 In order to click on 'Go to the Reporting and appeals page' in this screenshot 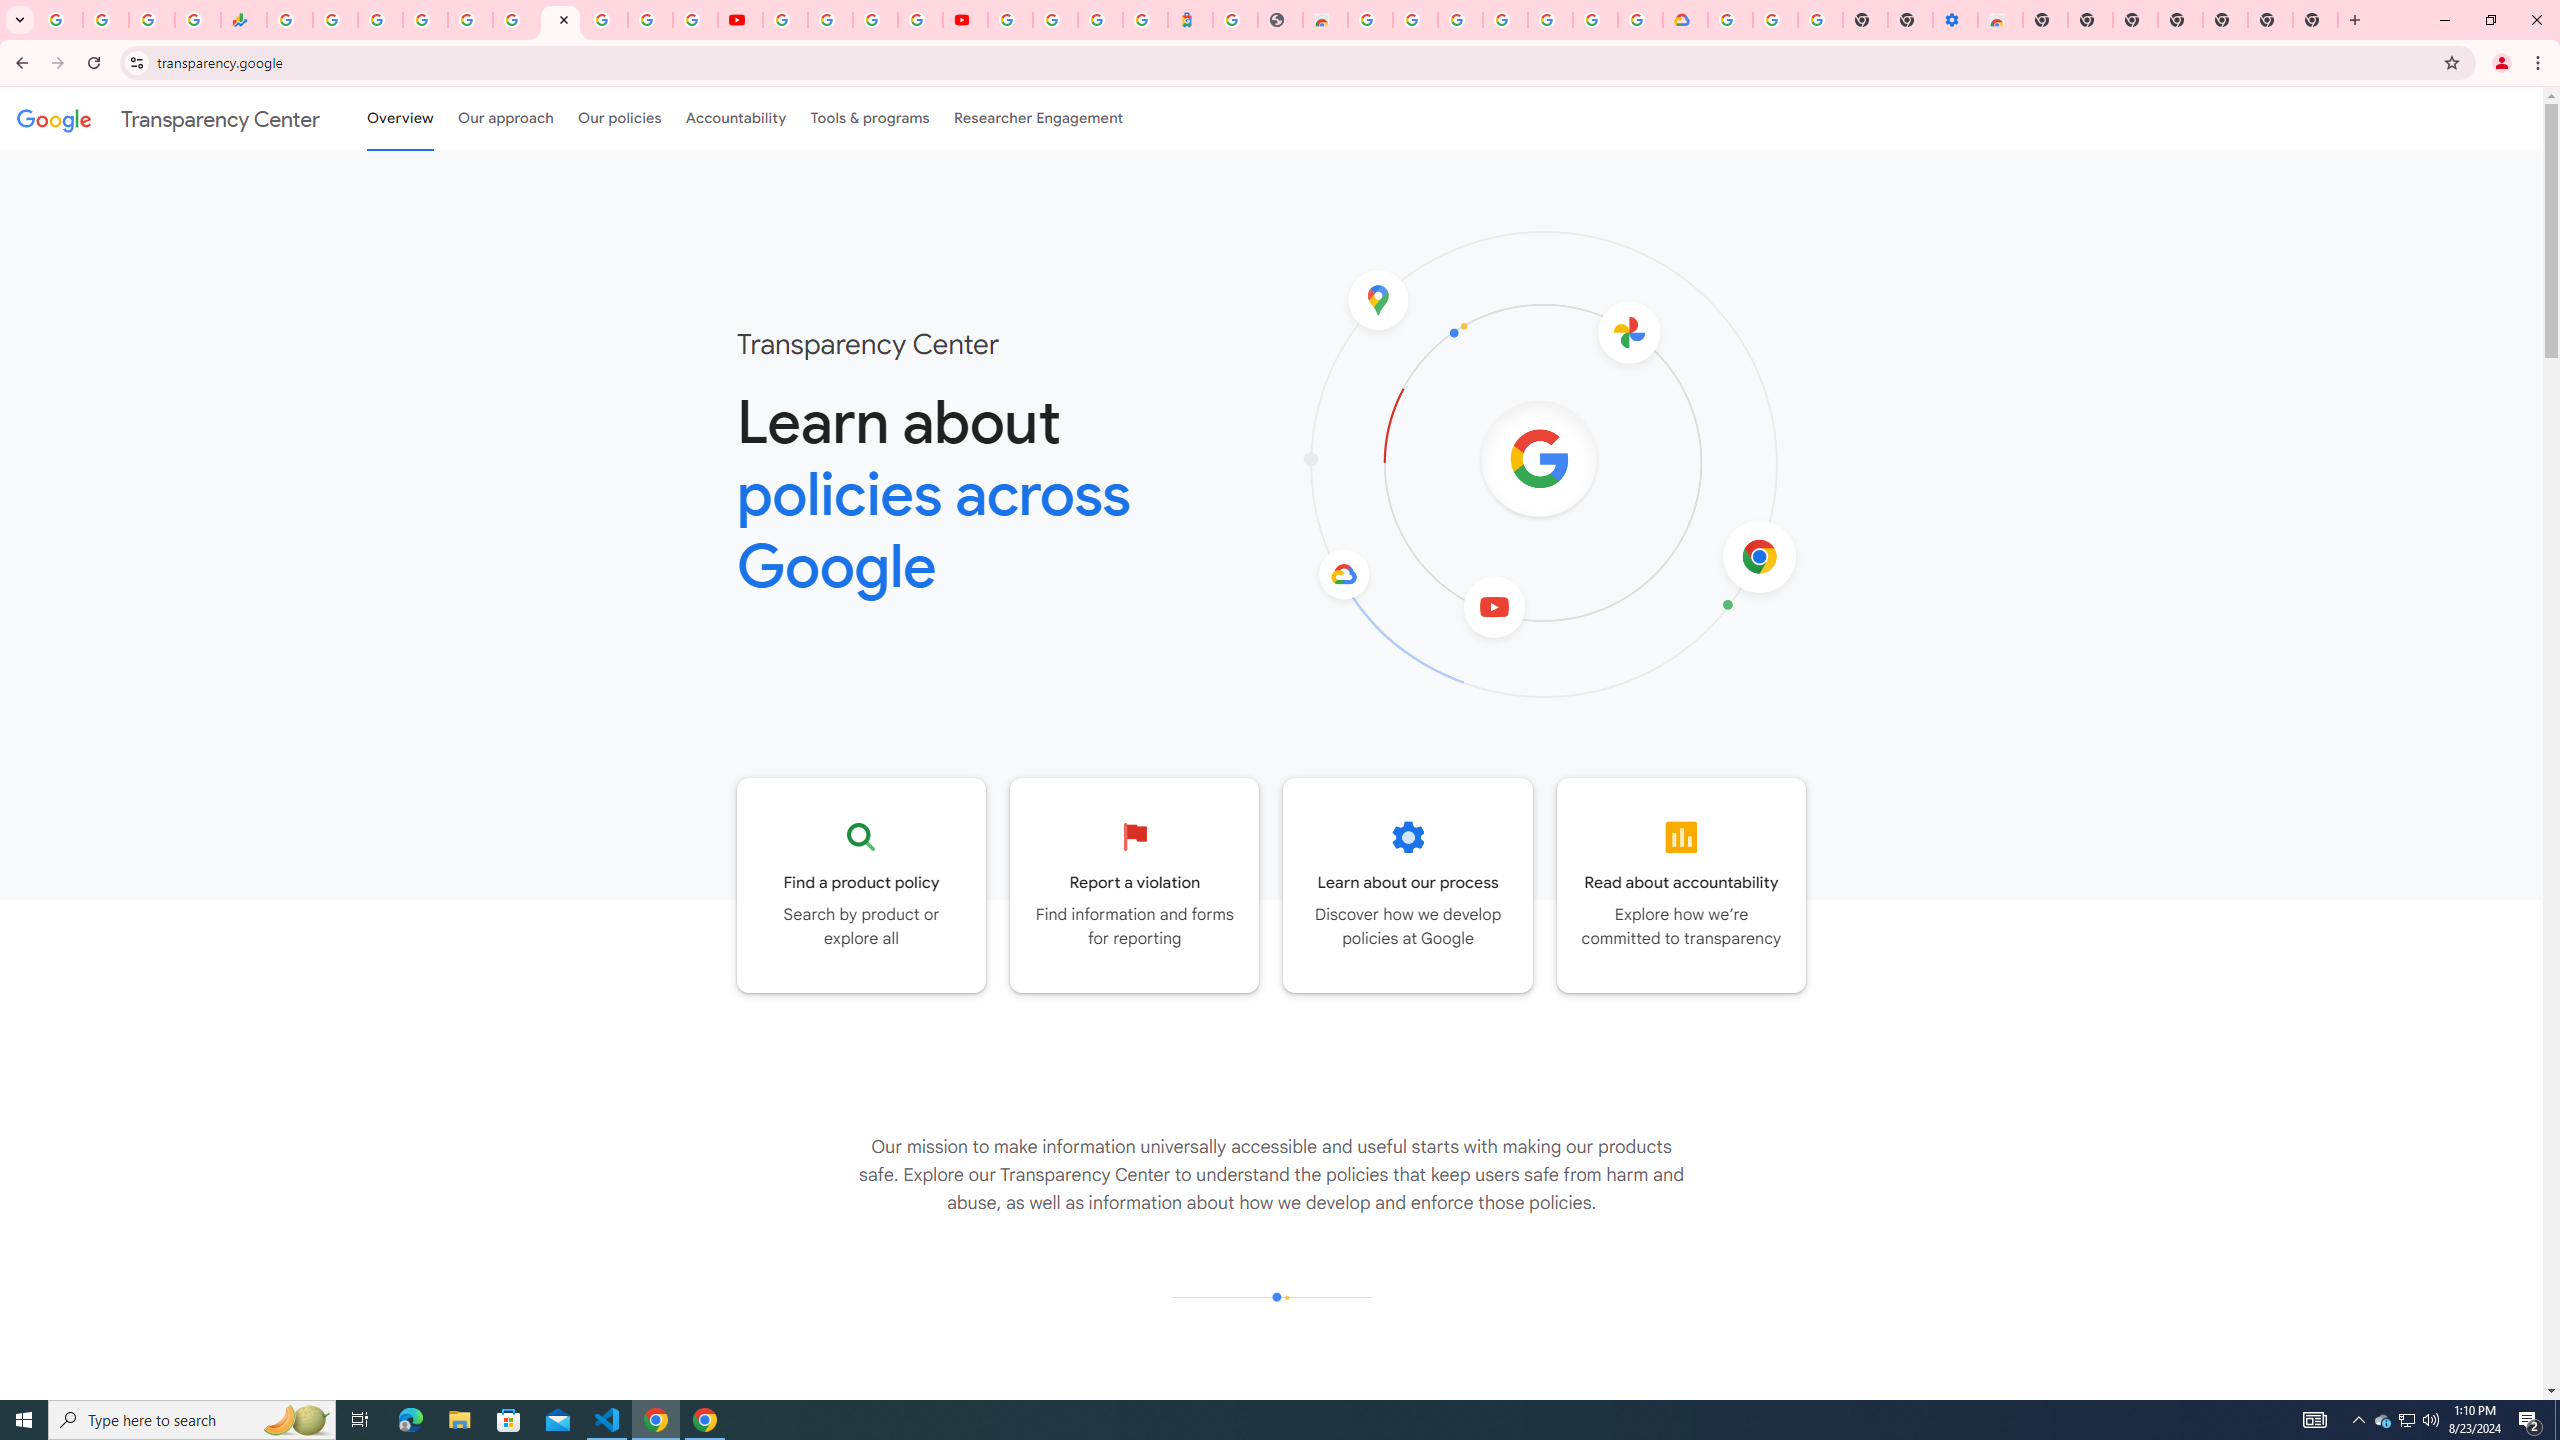, I will do `click(1134, 884)`.